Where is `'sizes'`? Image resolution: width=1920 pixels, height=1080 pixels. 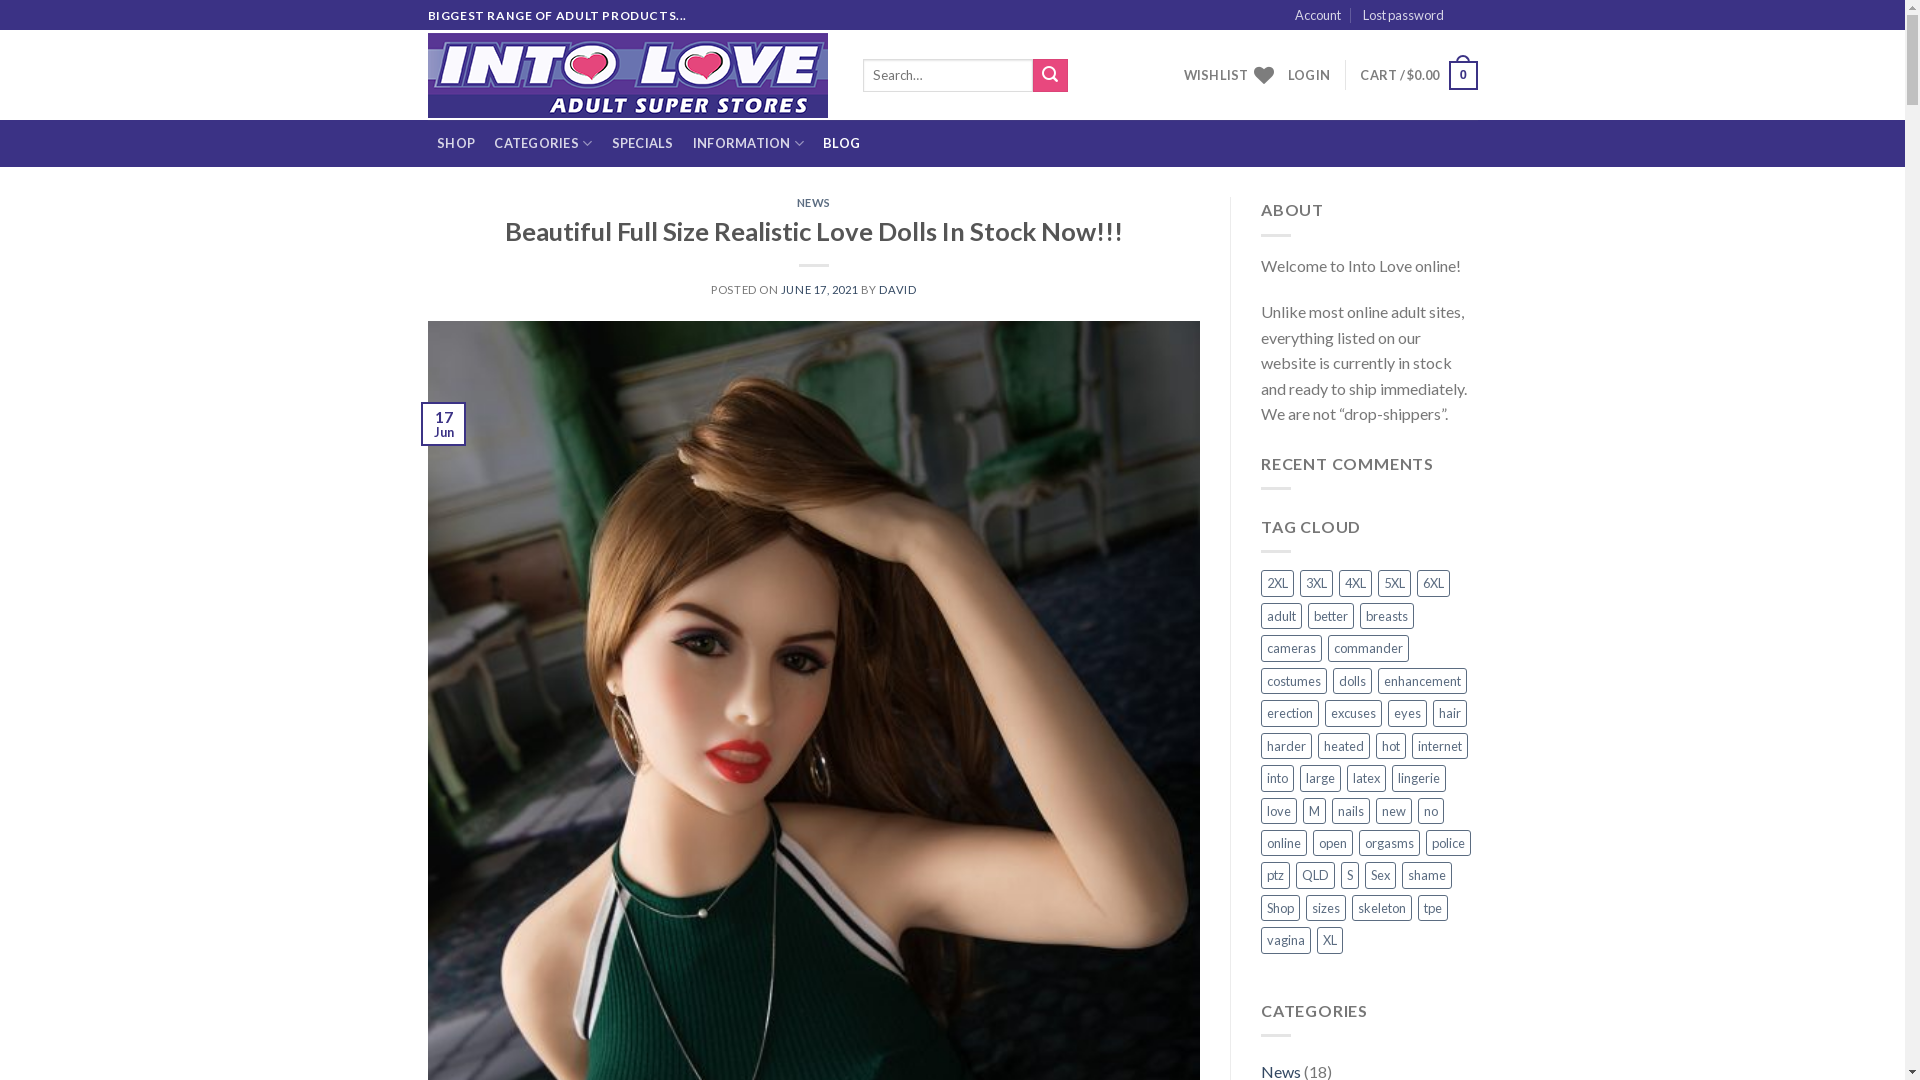
'sizes' is located at coordinates (1325, 907).